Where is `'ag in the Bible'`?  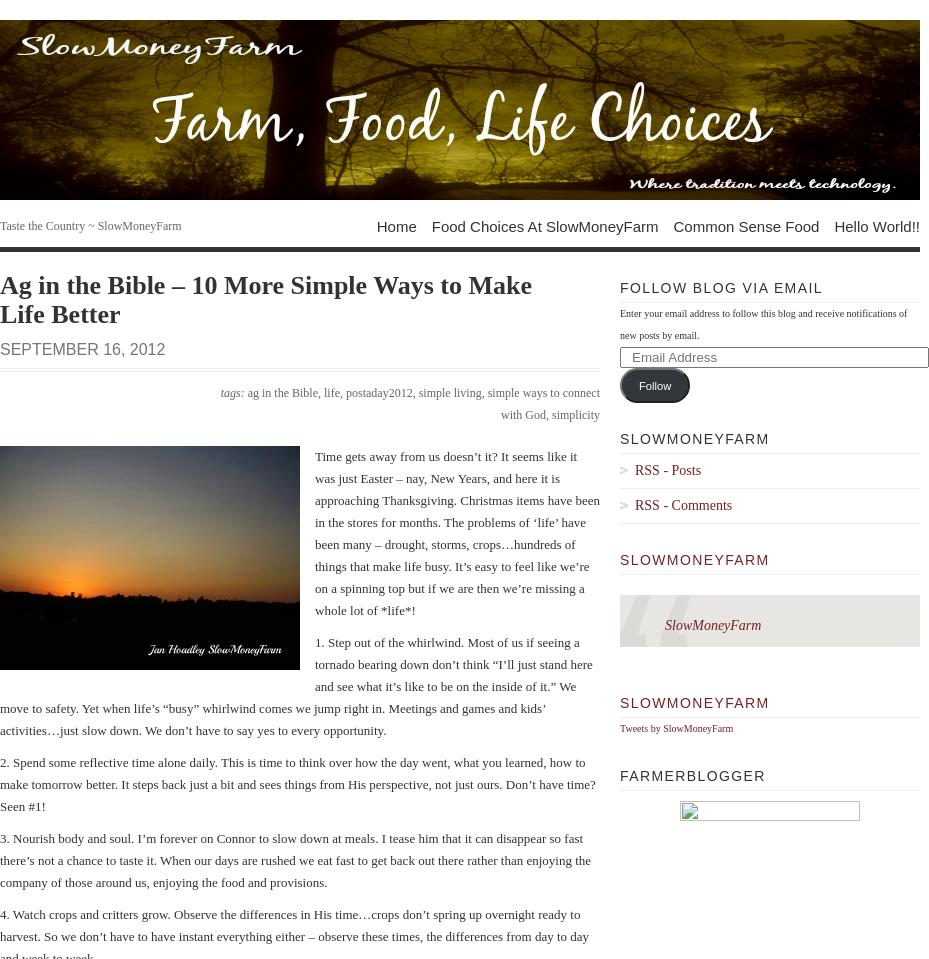
'ag in the Bible' is located at coordinates (282, 392).